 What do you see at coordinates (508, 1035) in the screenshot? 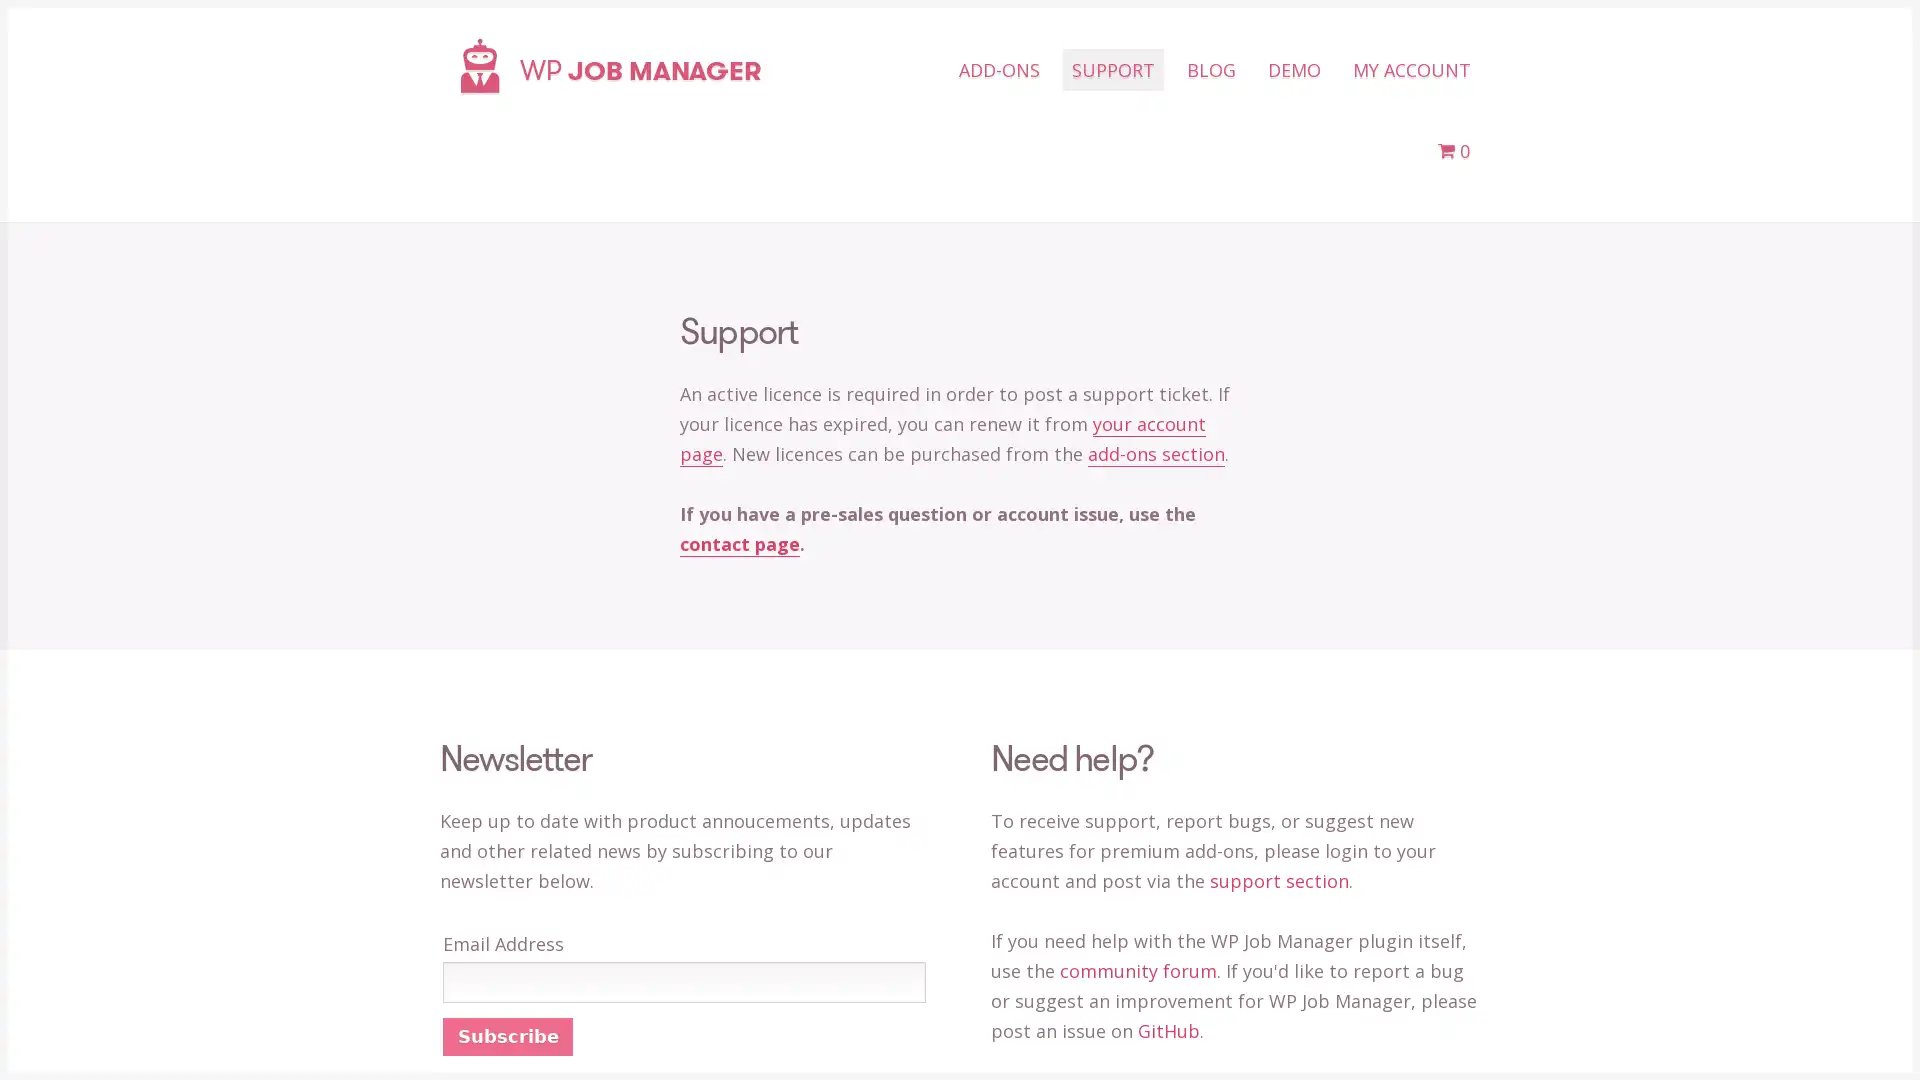
I see `Subscribe` at bounding box center [508, 1035].